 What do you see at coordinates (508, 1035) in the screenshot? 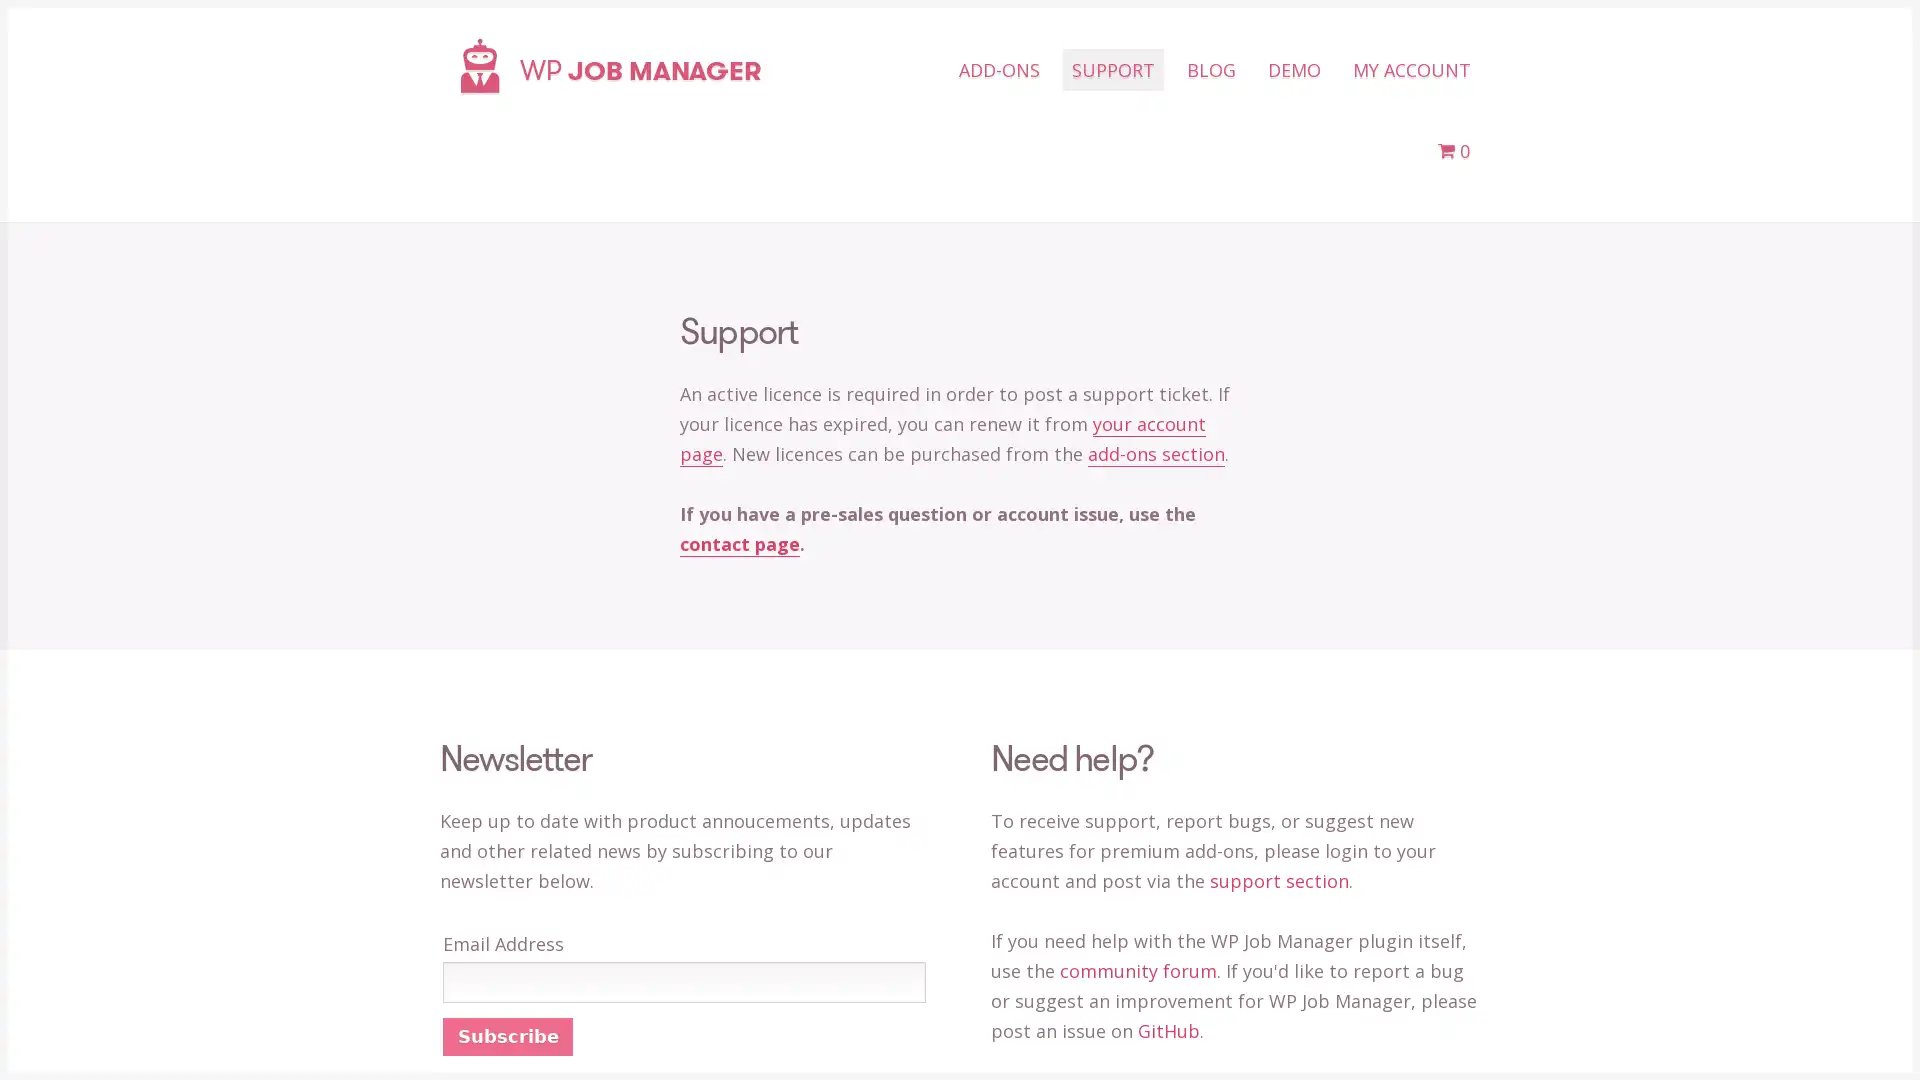
I see `Subscribe` at bounding box center [508, 1035].